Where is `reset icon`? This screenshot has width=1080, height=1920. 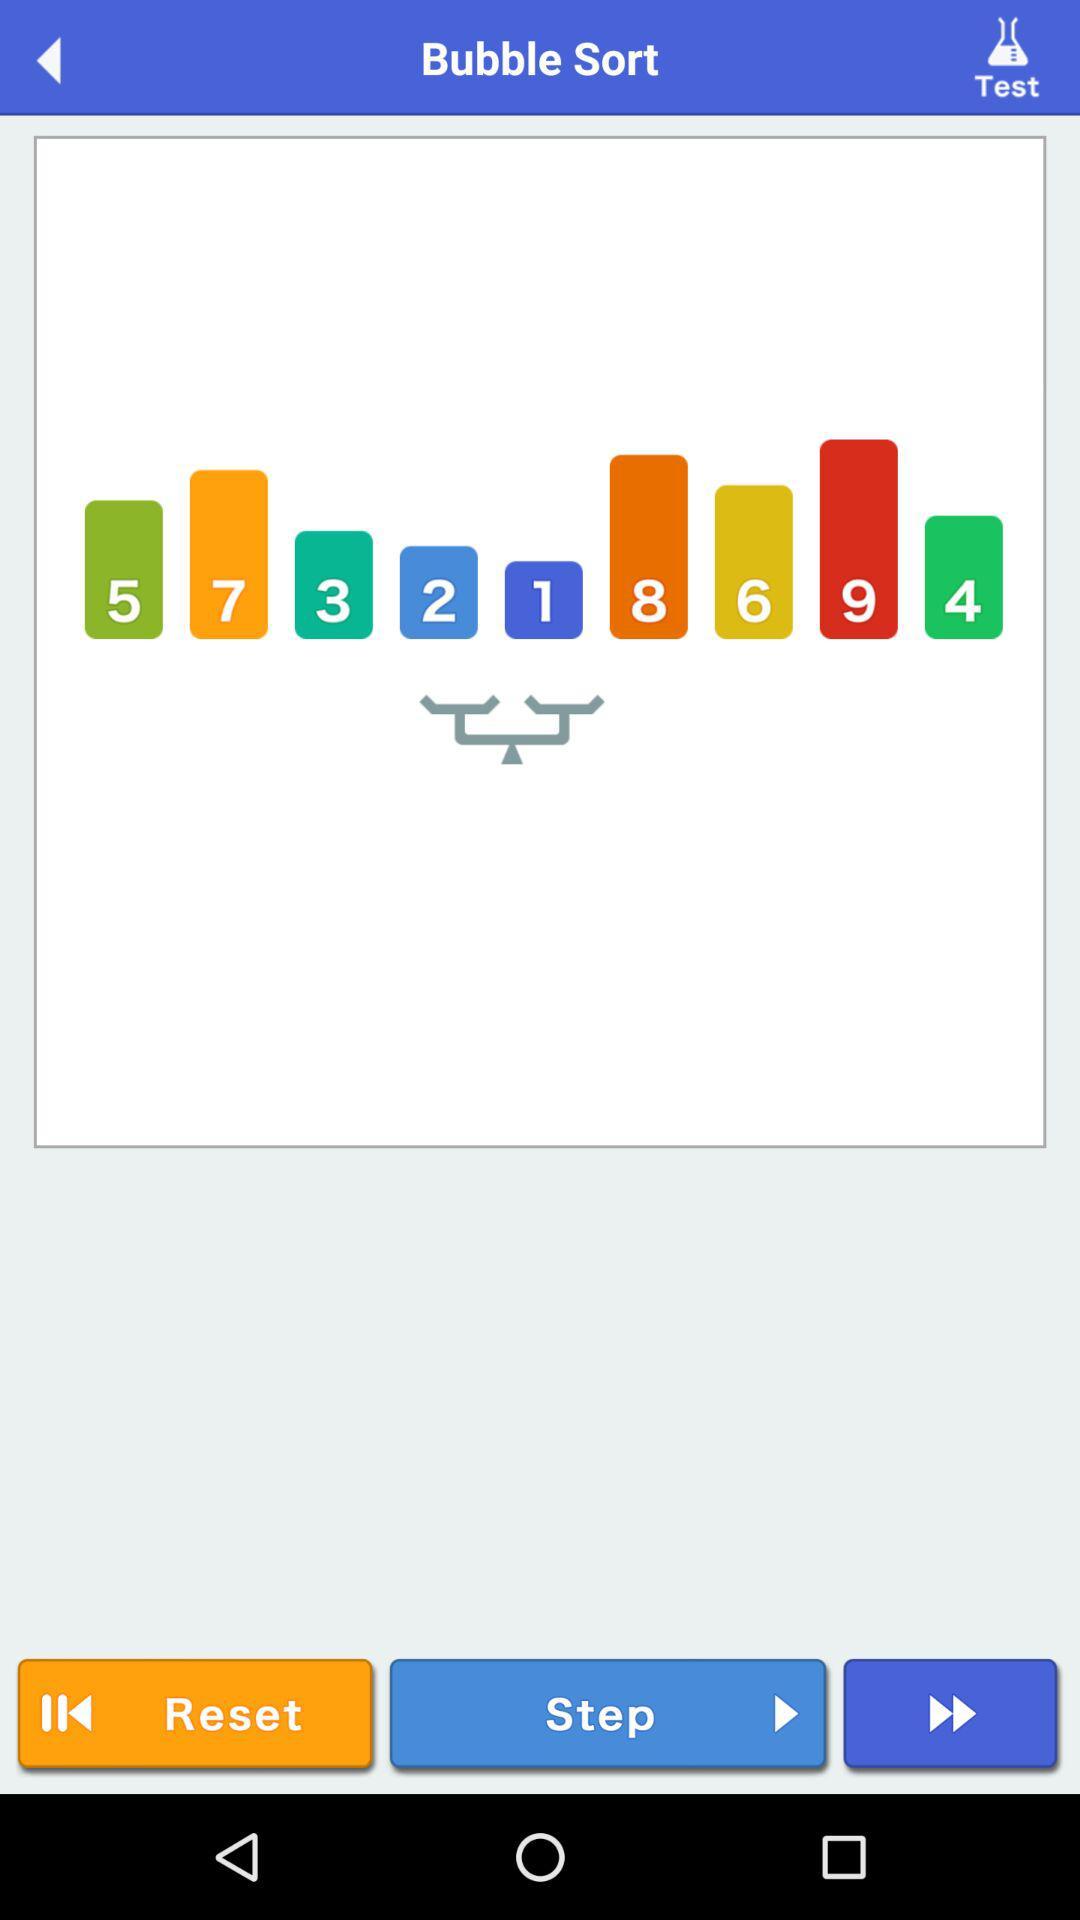
reset icon is located at coordinates (197, 1716).